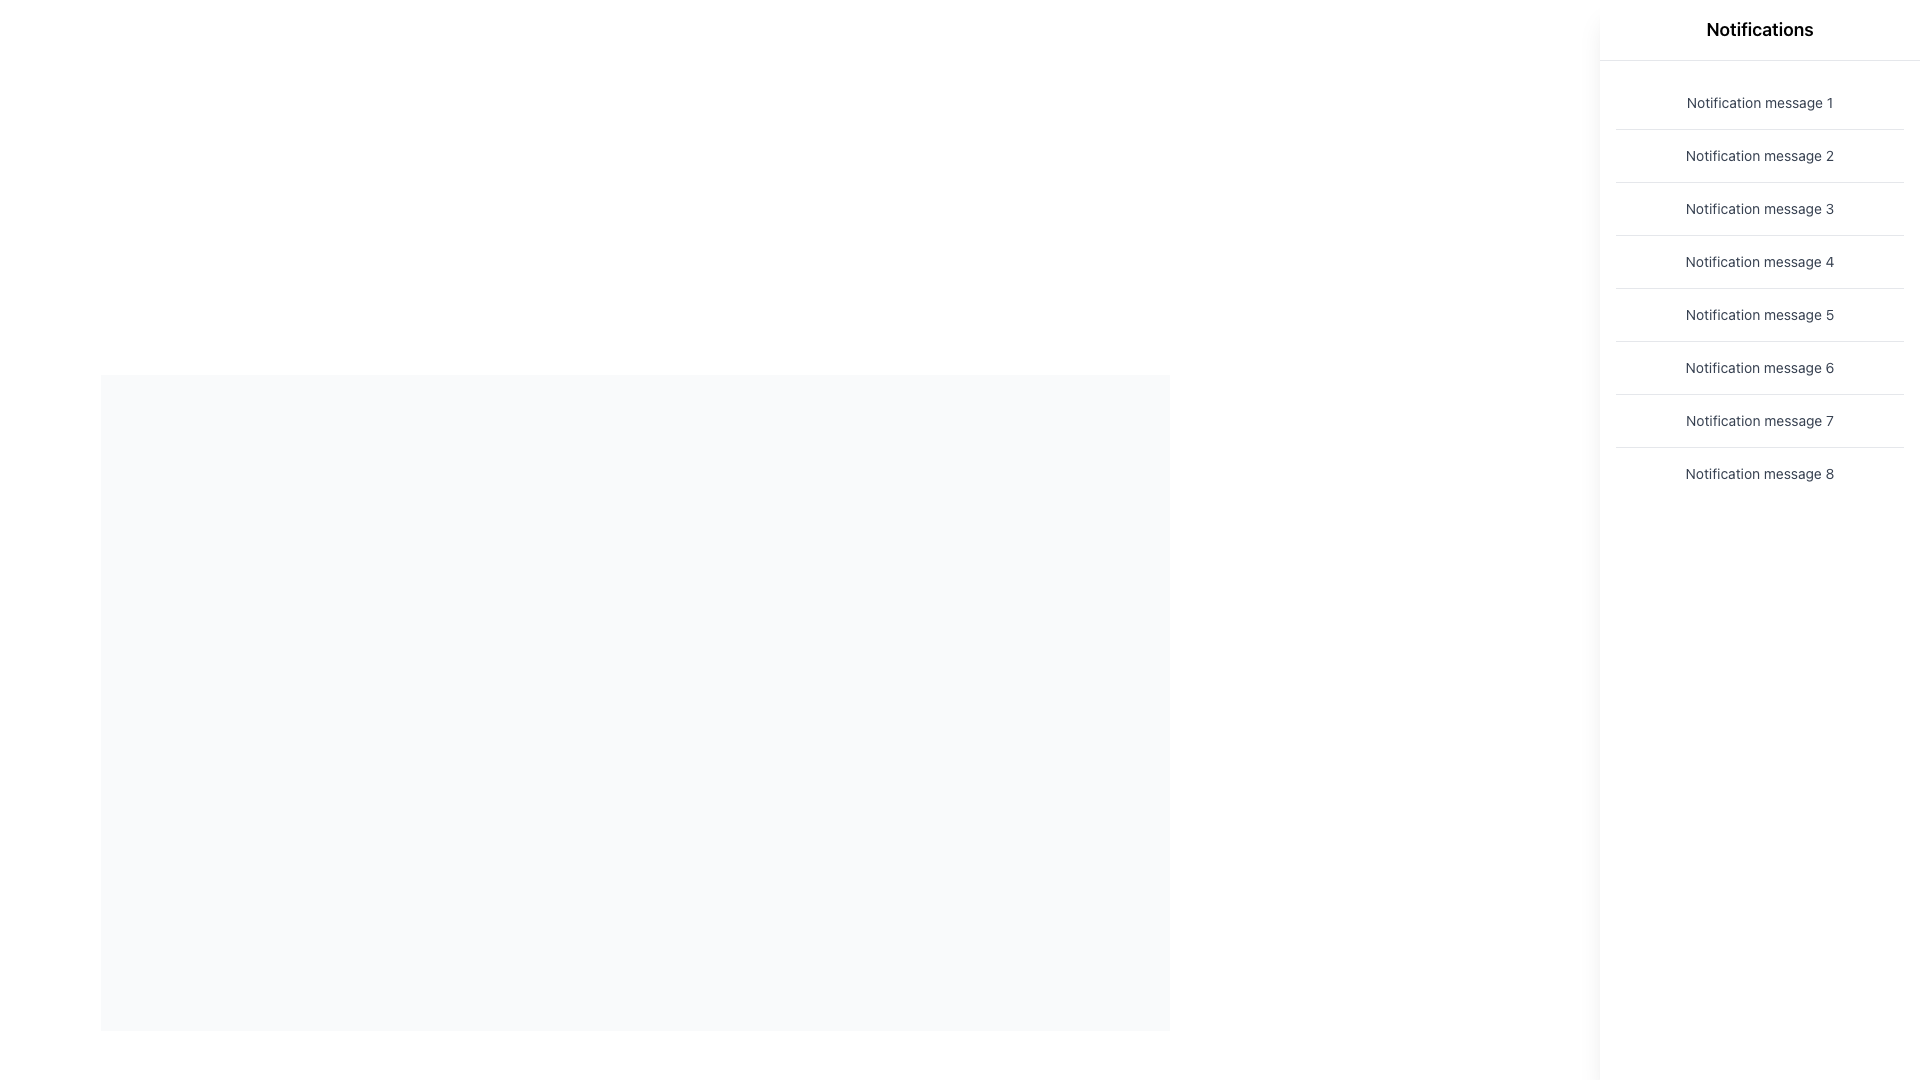 Image resolution: width=1920 pixels, height=1080 pixels. What do you see at coordinates (1882, 35) in the screenshot?
I see `the close button located at the top-right corner of the notifications area` at bounding box center [1882, 35].